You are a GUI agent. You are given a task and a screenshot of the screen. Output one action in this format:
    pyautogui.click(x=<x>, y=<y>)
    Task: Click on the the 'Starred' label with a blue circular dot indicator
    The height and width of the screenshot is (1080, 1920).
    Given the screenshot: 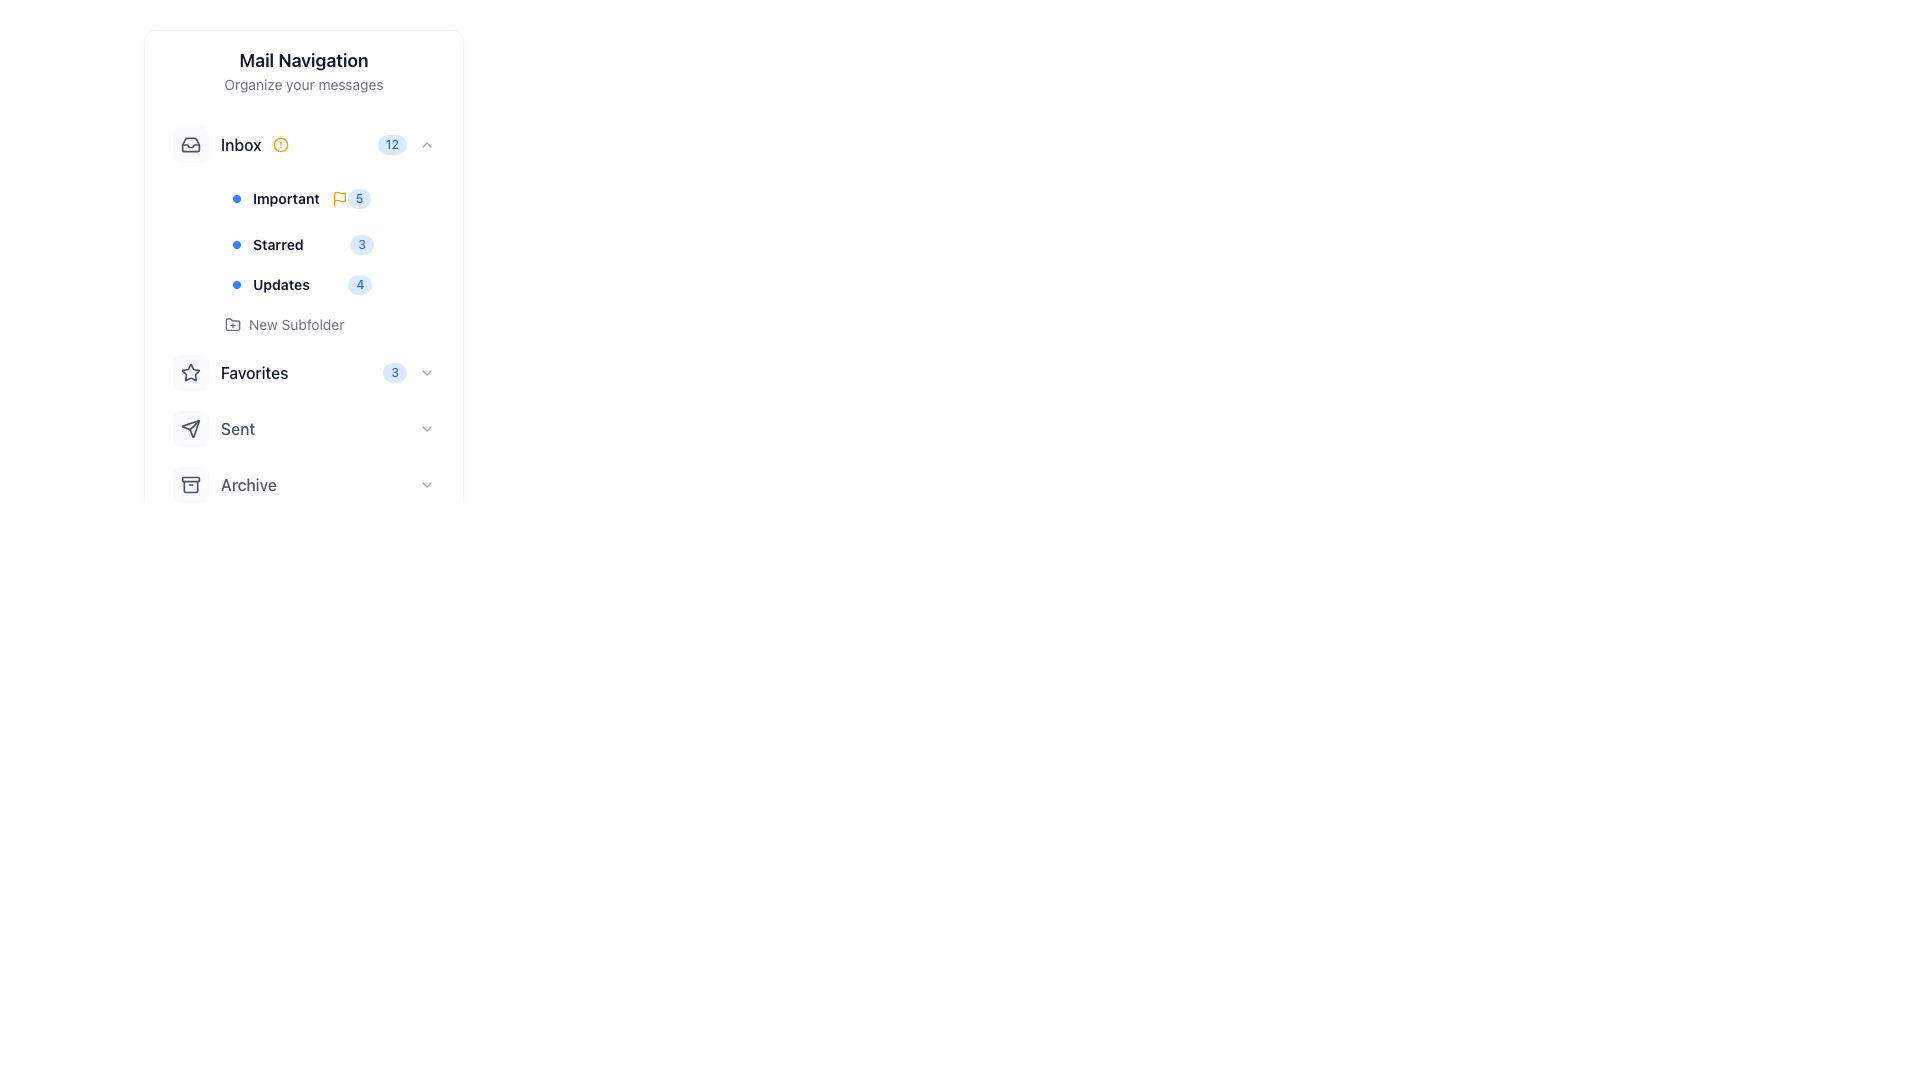 What is the action you would take?
    pyautogui.click(x=267, y=244)
    